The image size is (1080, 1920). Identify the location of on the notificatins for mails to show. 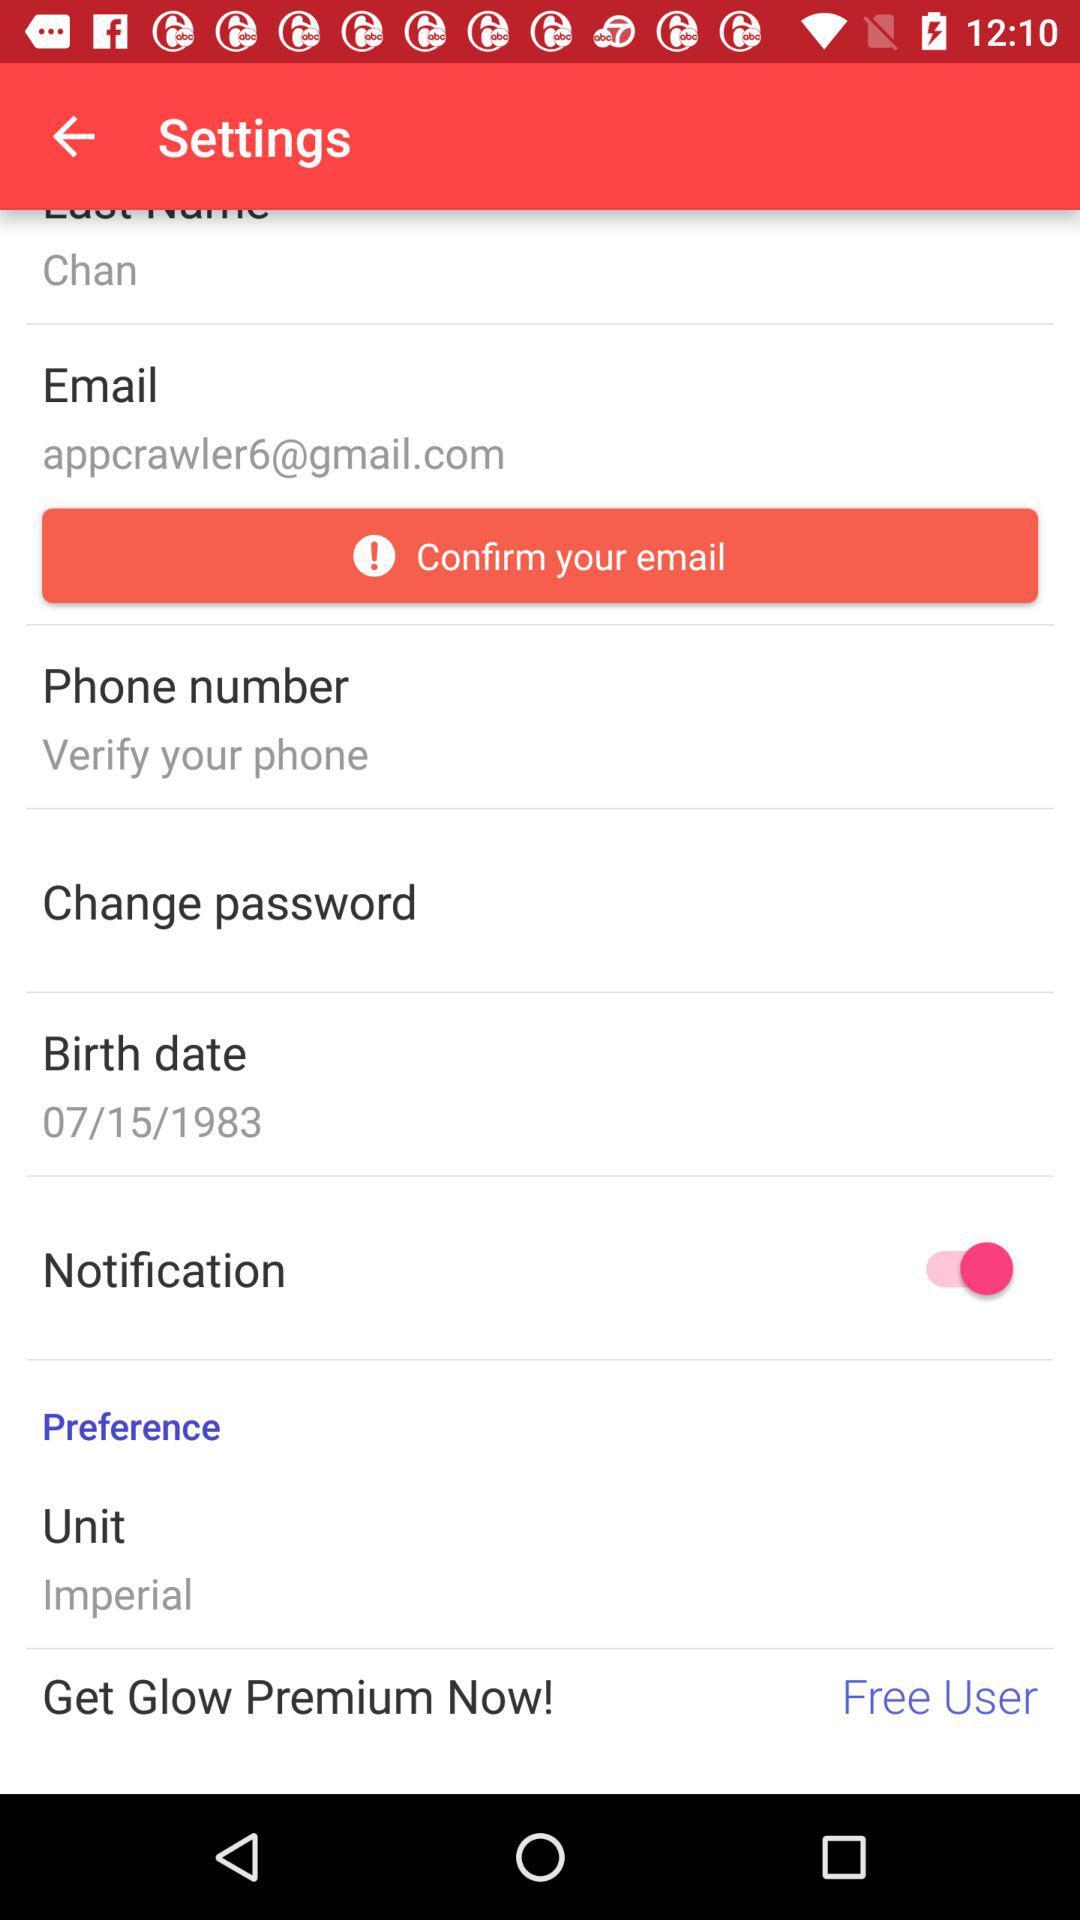
(959, 1267).